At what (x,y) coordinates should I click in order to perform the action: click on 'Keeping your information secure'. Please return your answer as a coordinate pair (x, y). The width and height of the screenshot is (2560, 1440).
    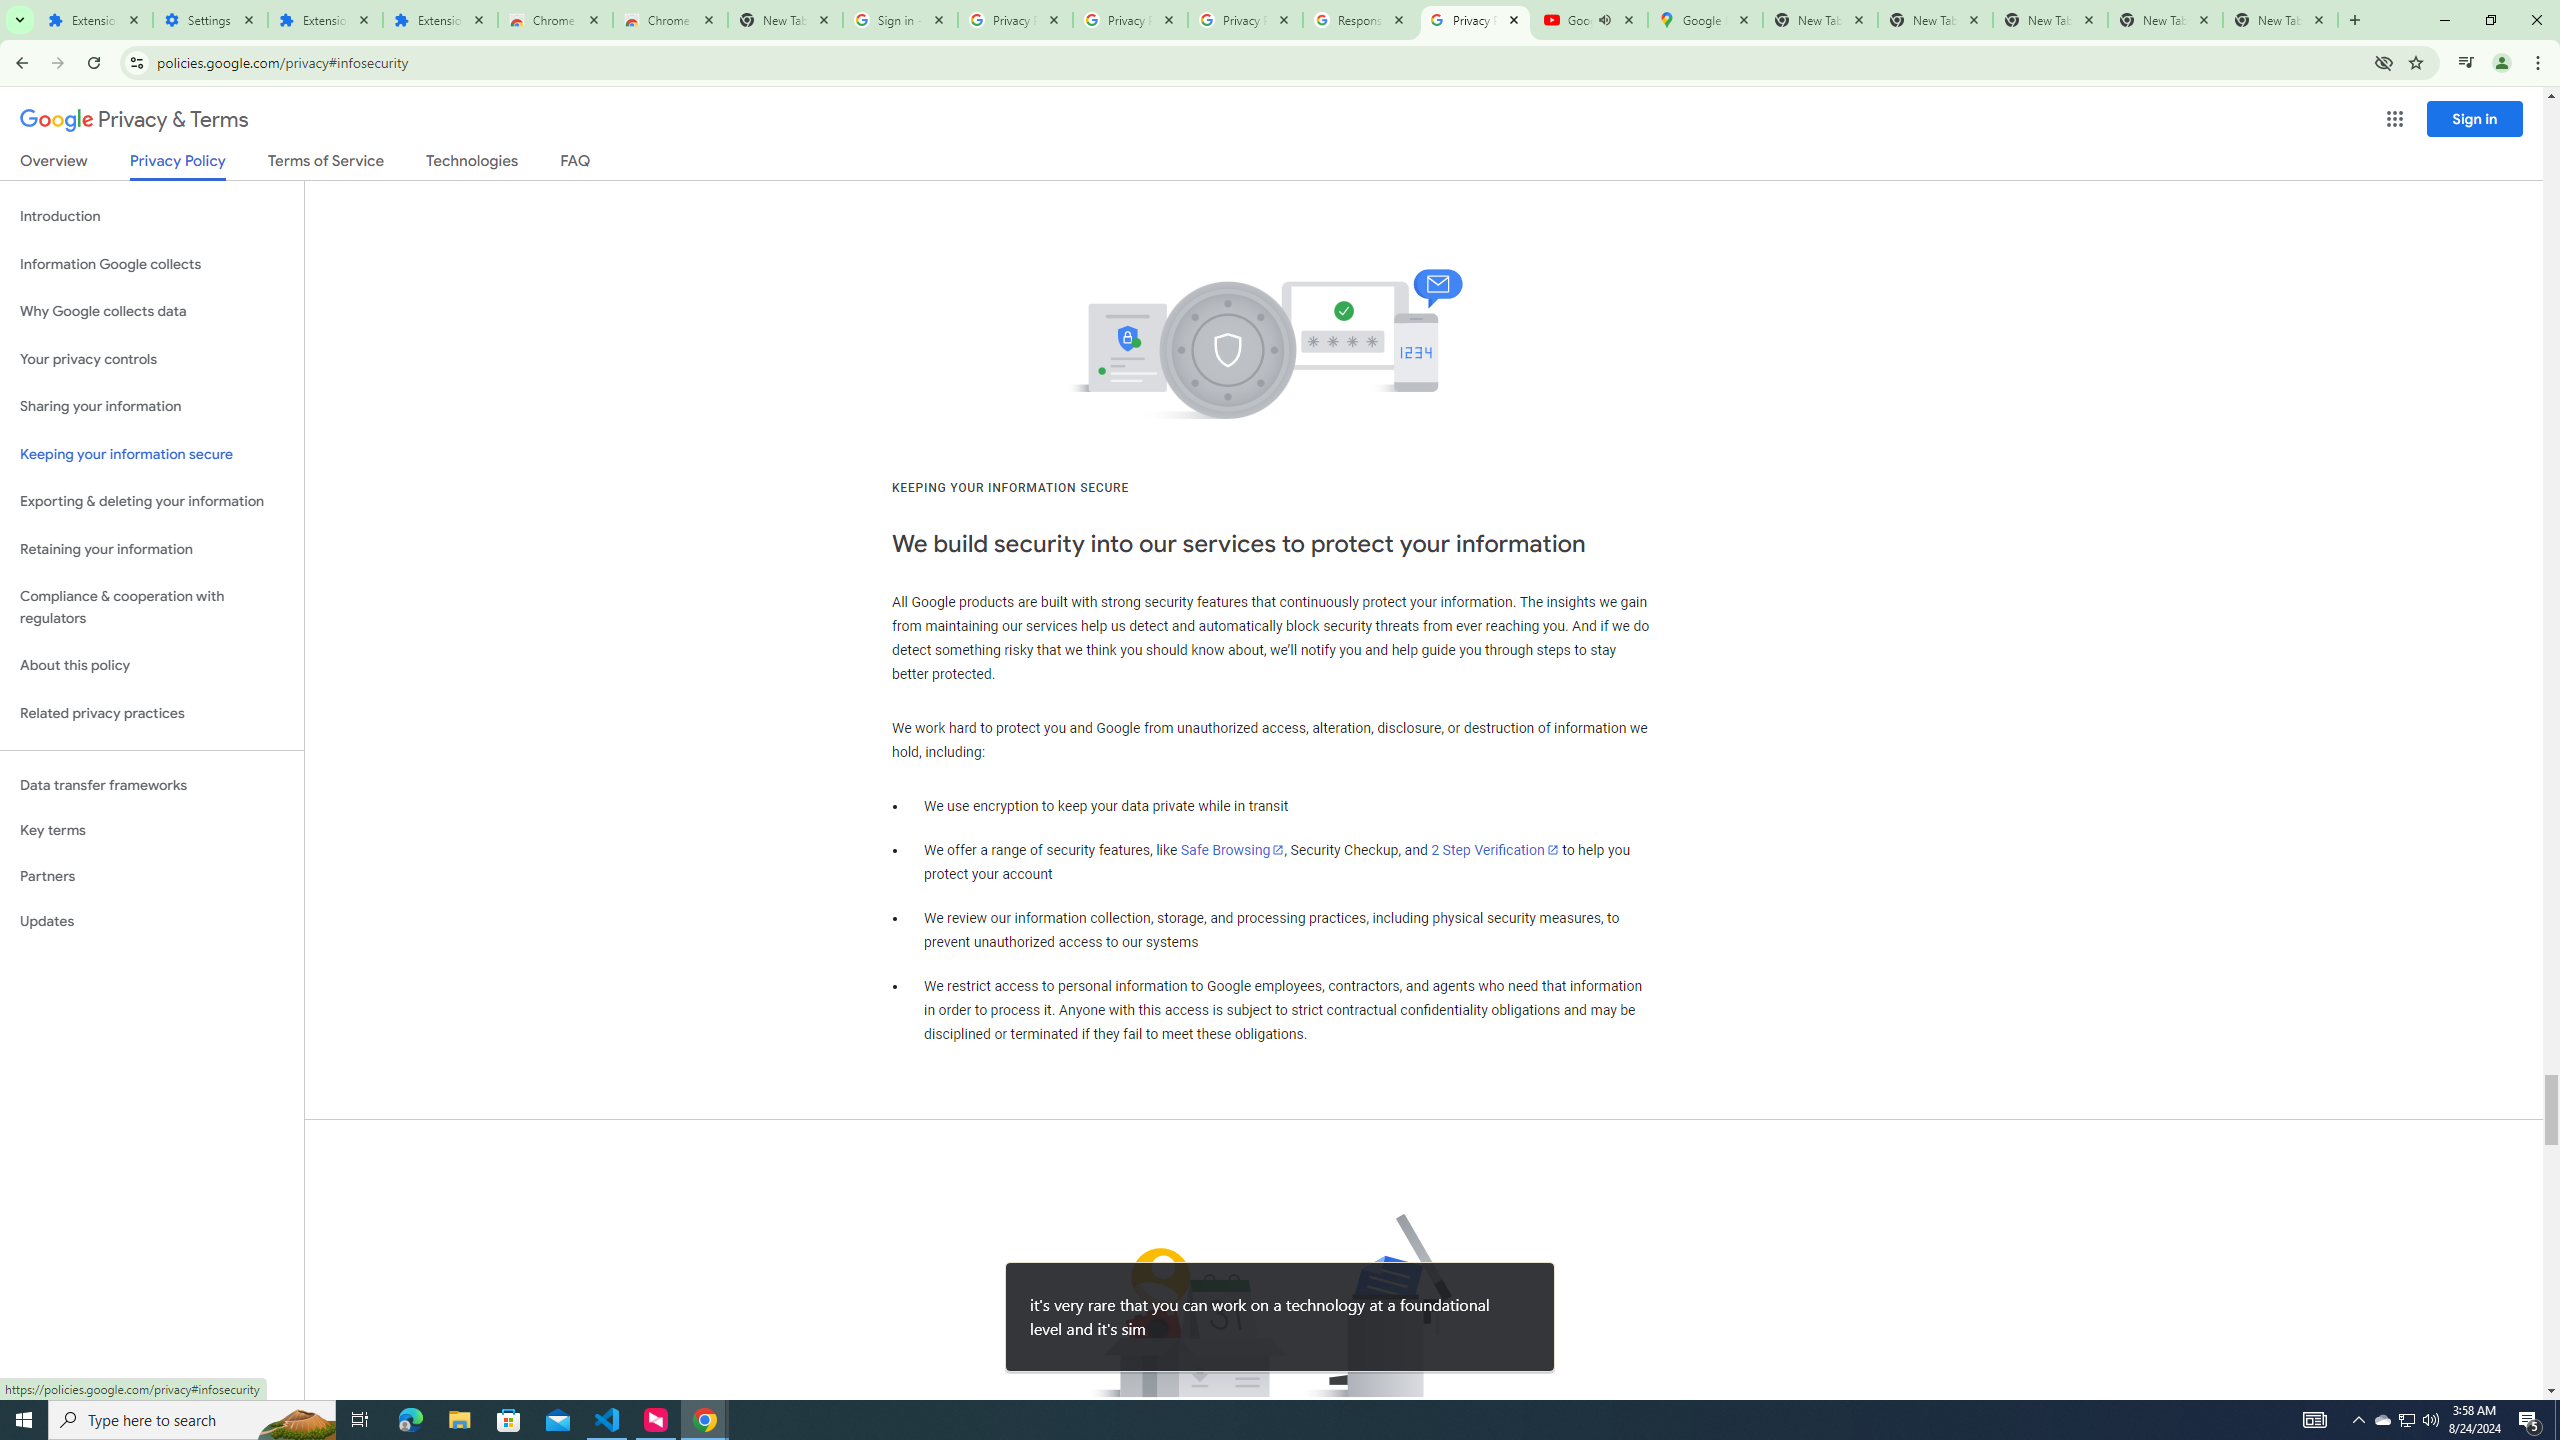
    Looking at the image, I should click on (151, 455).